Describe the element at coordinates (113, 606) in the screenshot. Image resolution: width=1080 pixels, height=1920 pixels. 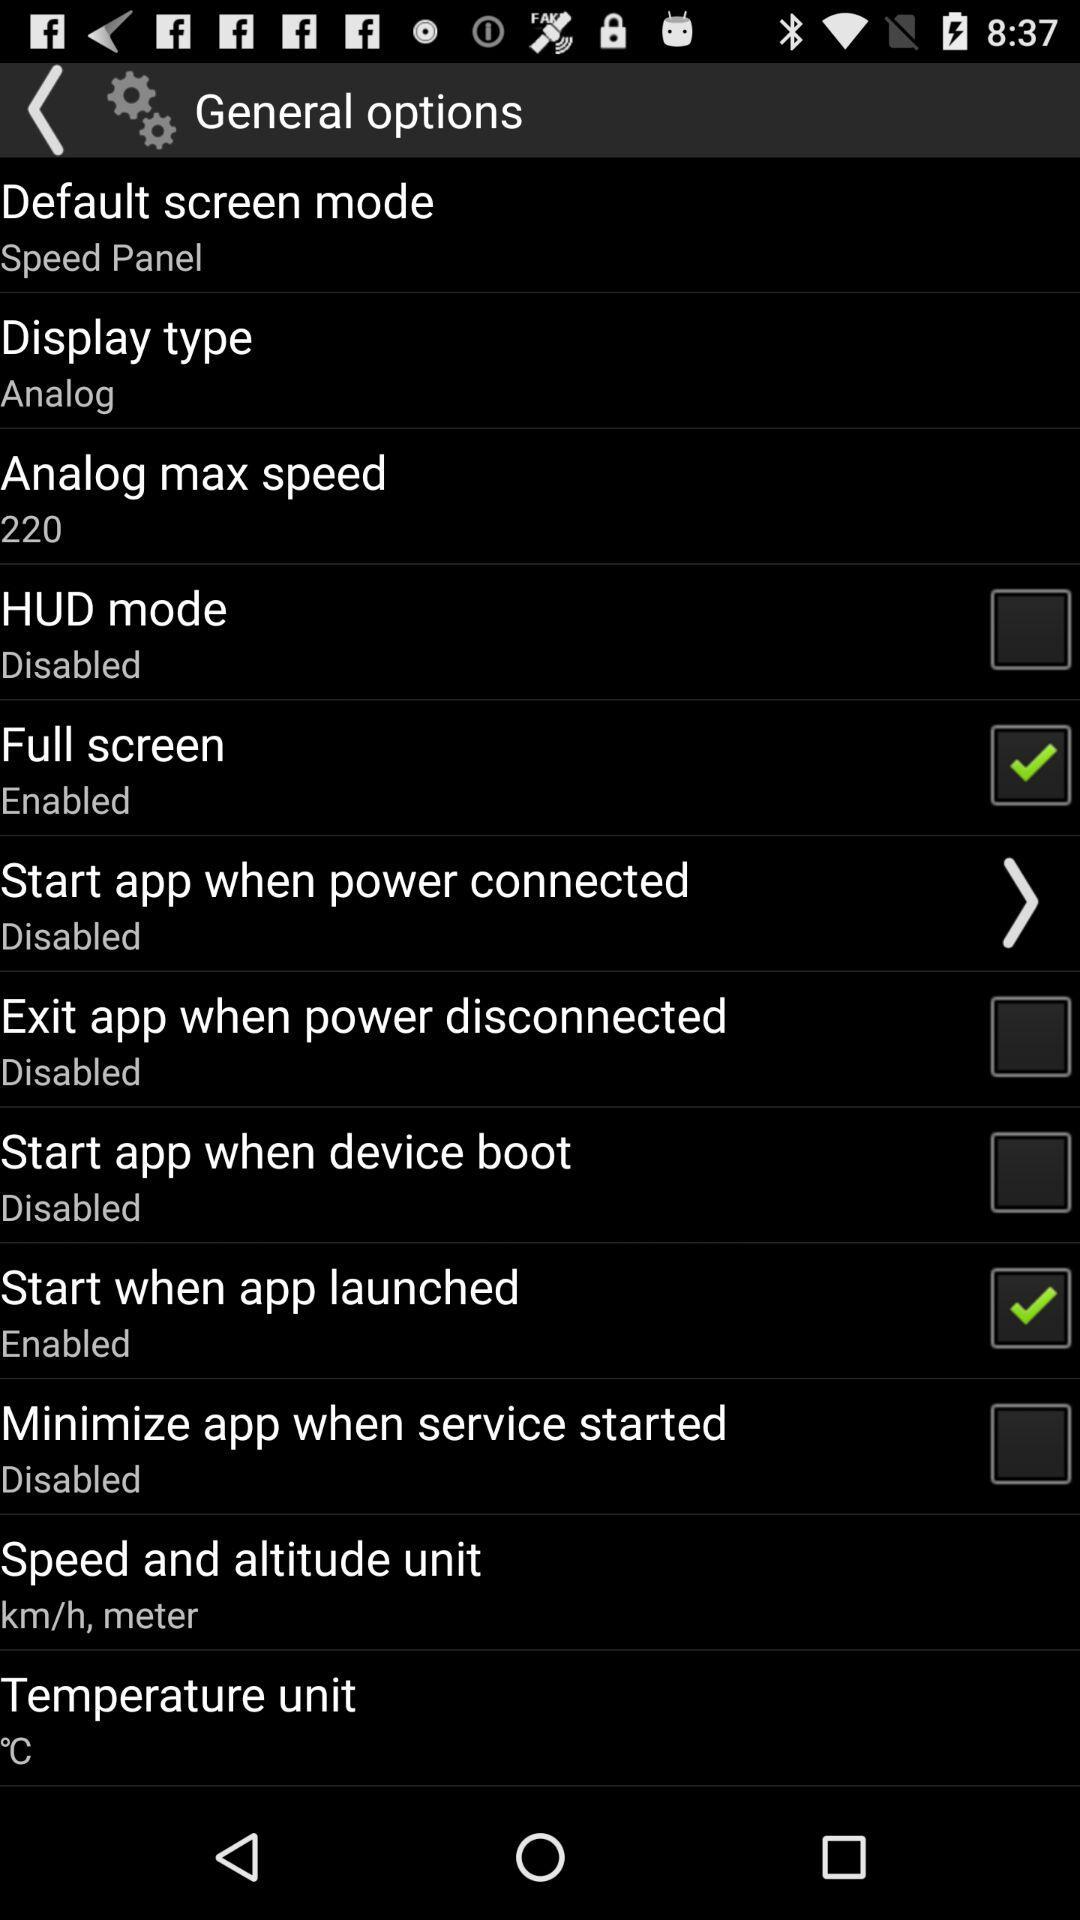
I see `the app below the 220 app` at that location.